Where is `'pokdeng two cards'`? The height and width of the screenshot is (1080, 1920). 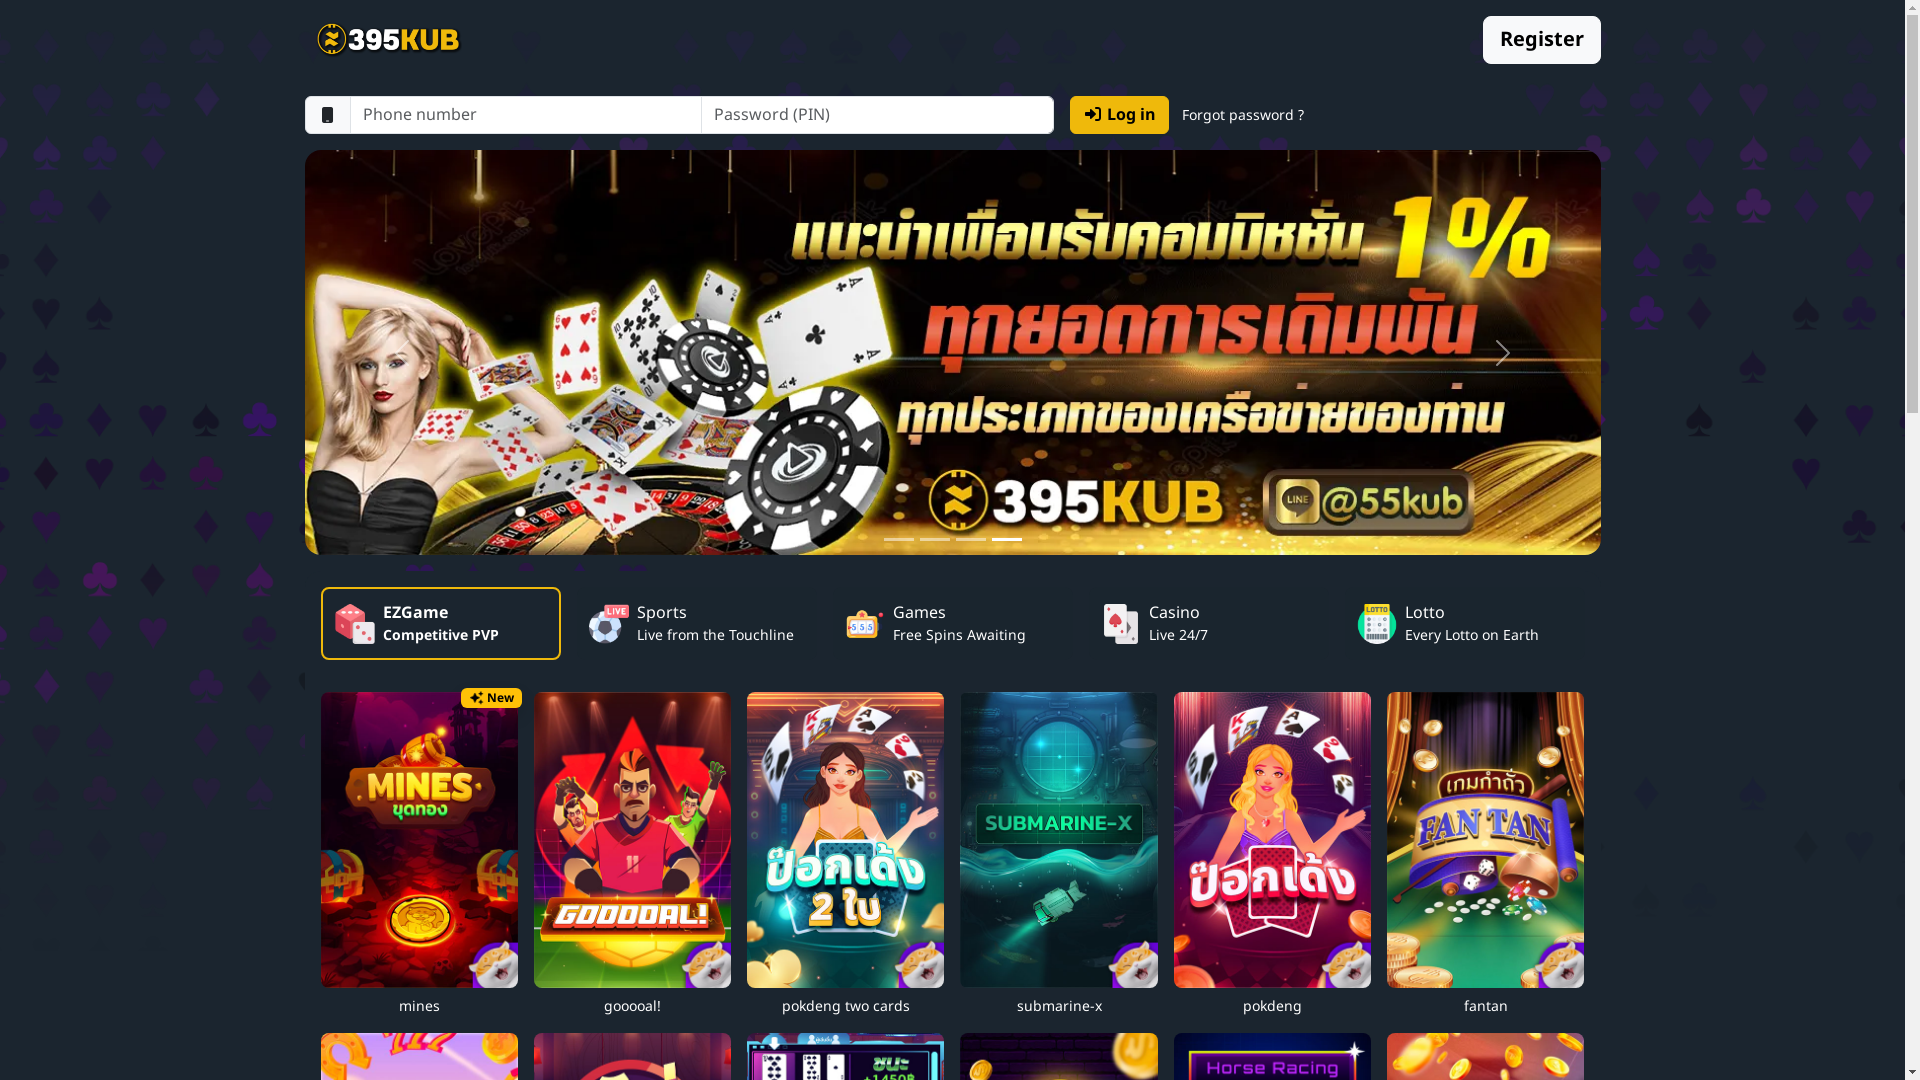
'pokdeng two cards' is located at coordinates (845, 854).